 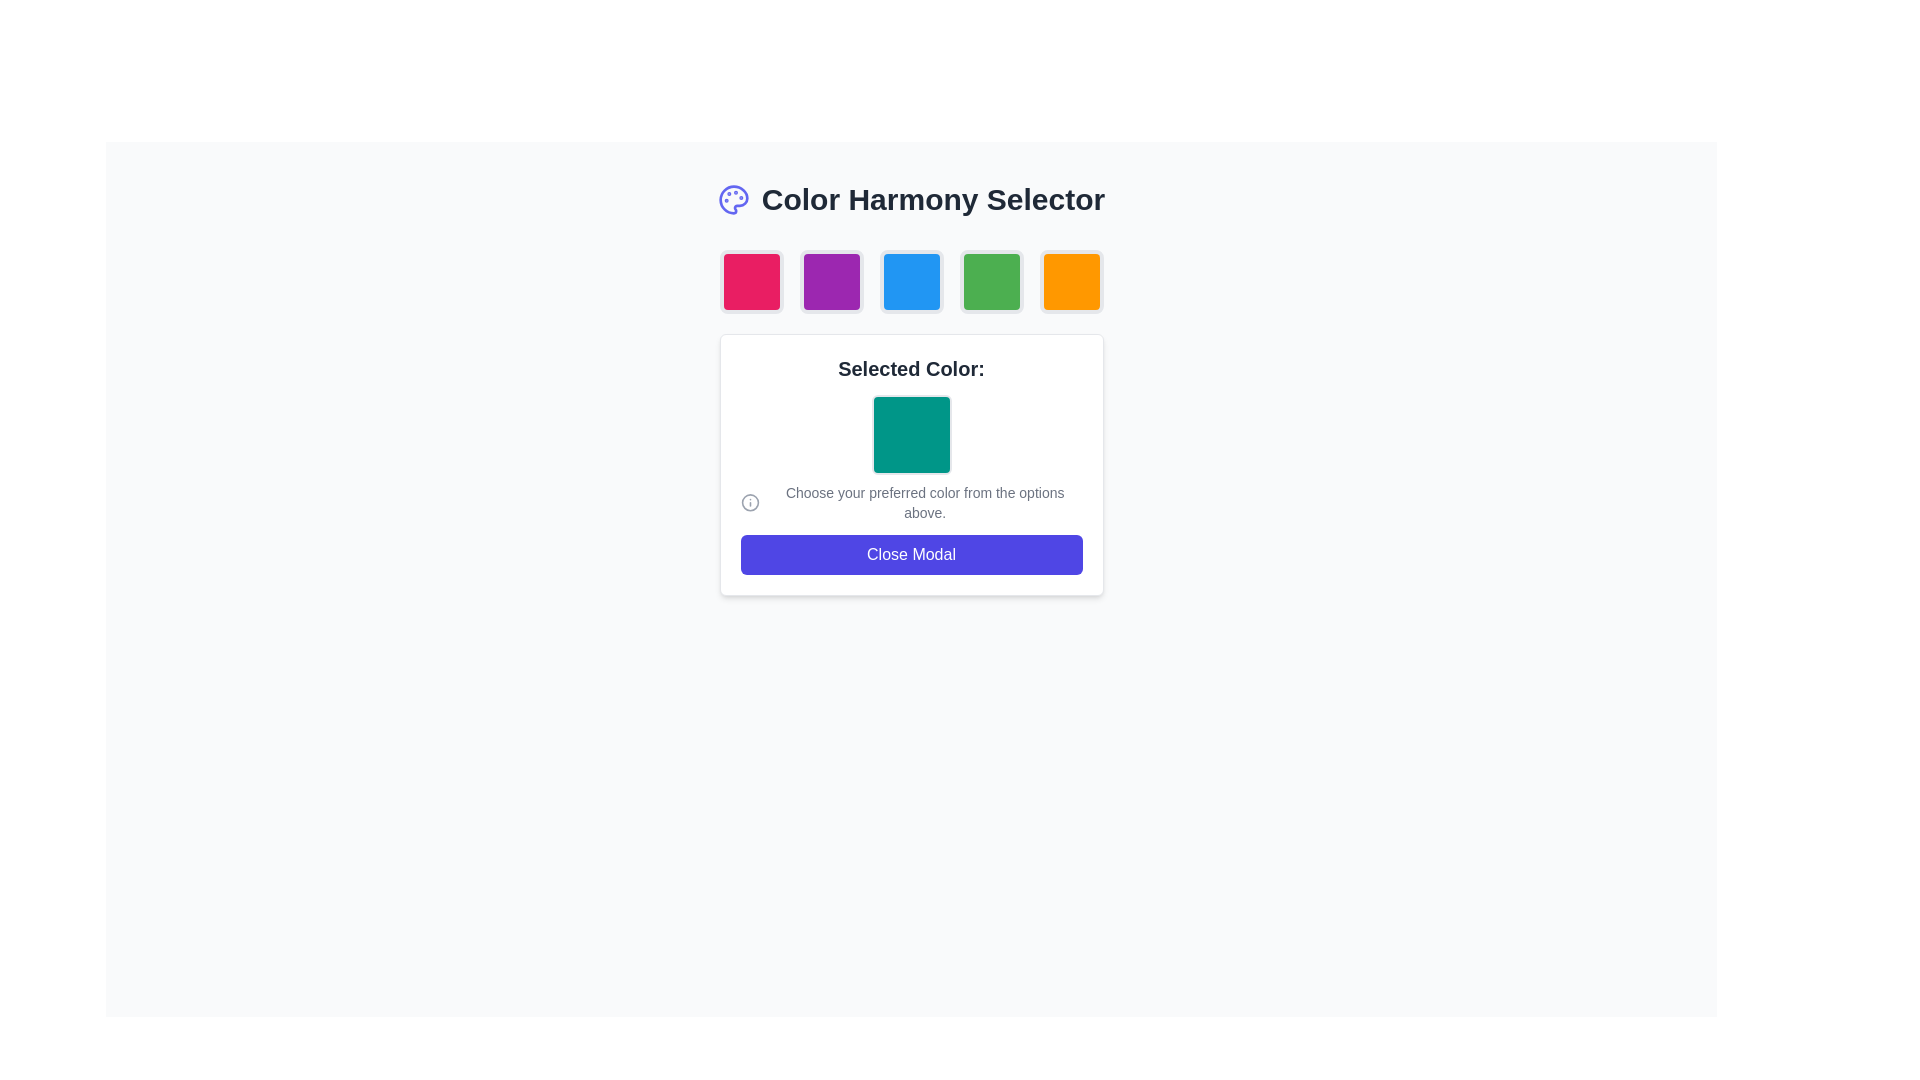 What do you see at coordinates (910, 200) in the screenshot?
I see `the 'Color Harmony Selector' element, which features bold text and a blue palette SVG icon, located near the top center of the interface` at bounding box center [910, 200].